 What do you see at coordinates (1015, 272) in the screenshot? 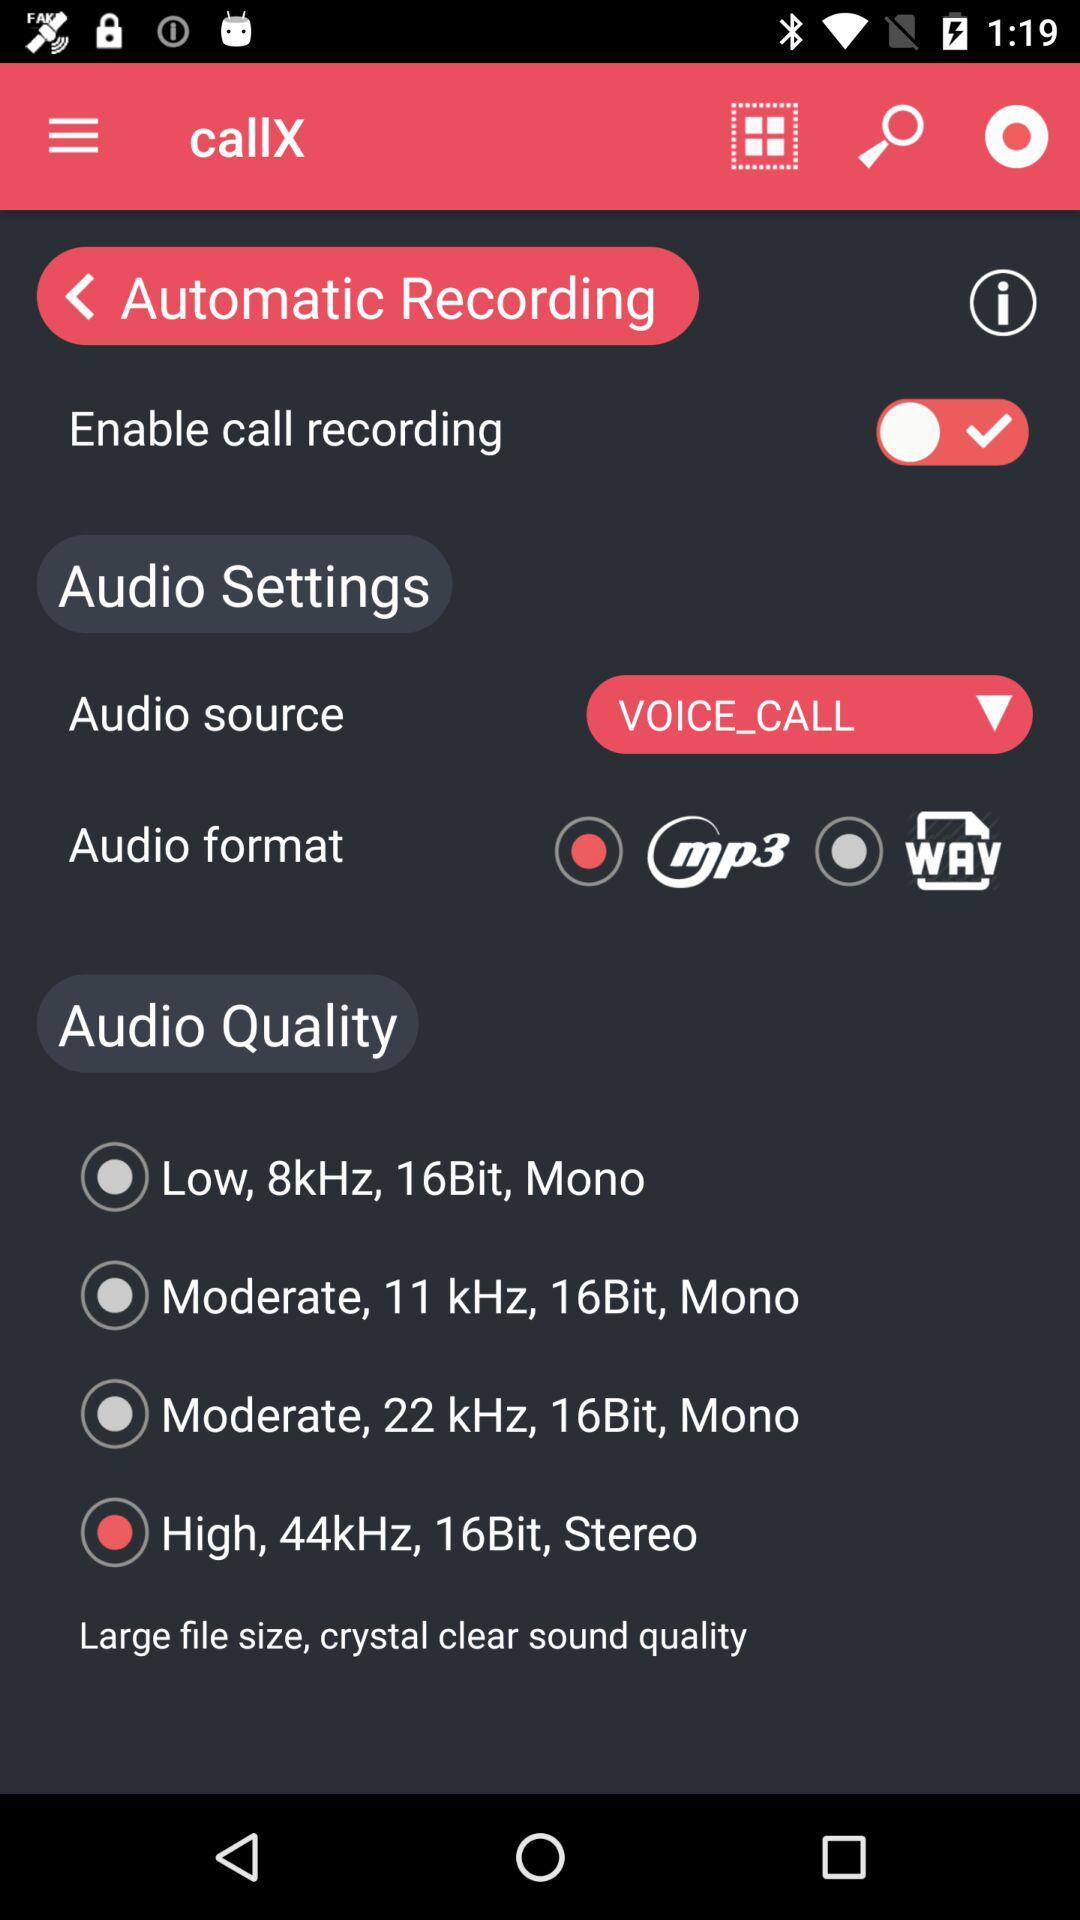
I see `the info icon` at bounding box center [1015, 272].